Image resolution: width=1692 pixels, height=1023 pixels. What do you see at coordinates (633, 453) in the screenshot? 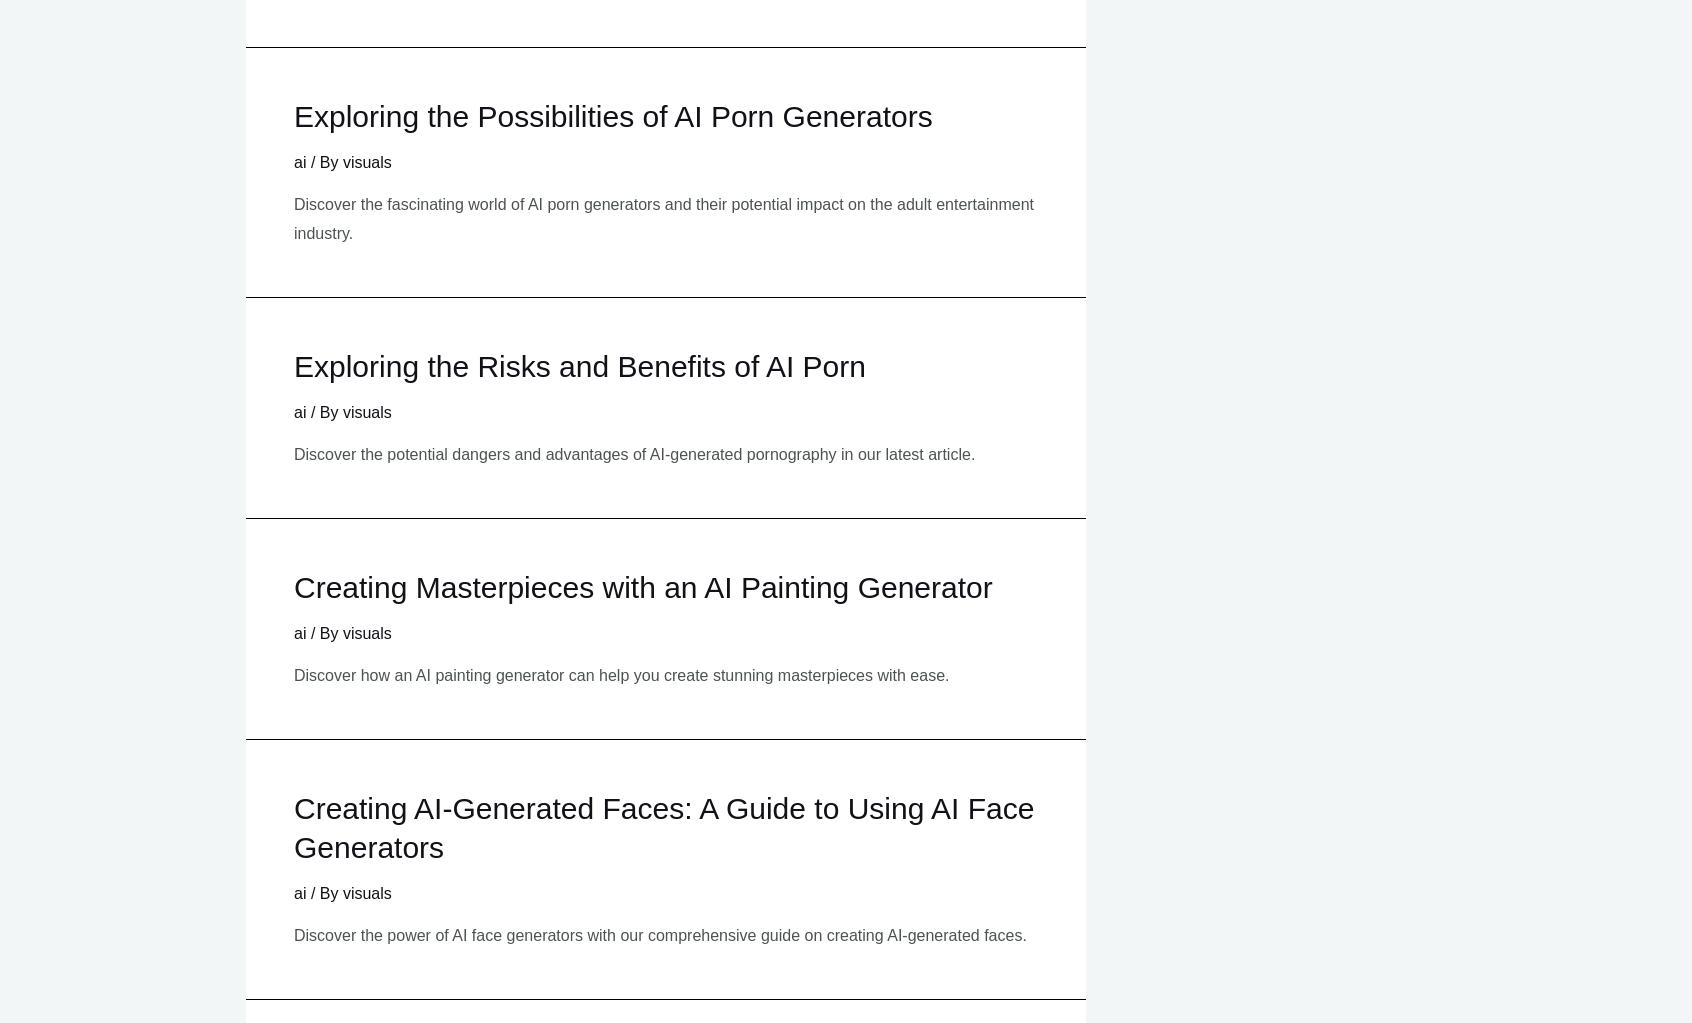
I see `'Discover the potential dangers and advantages of AI-generated pornography in our latest article.'` at bounding box center [633, 453].